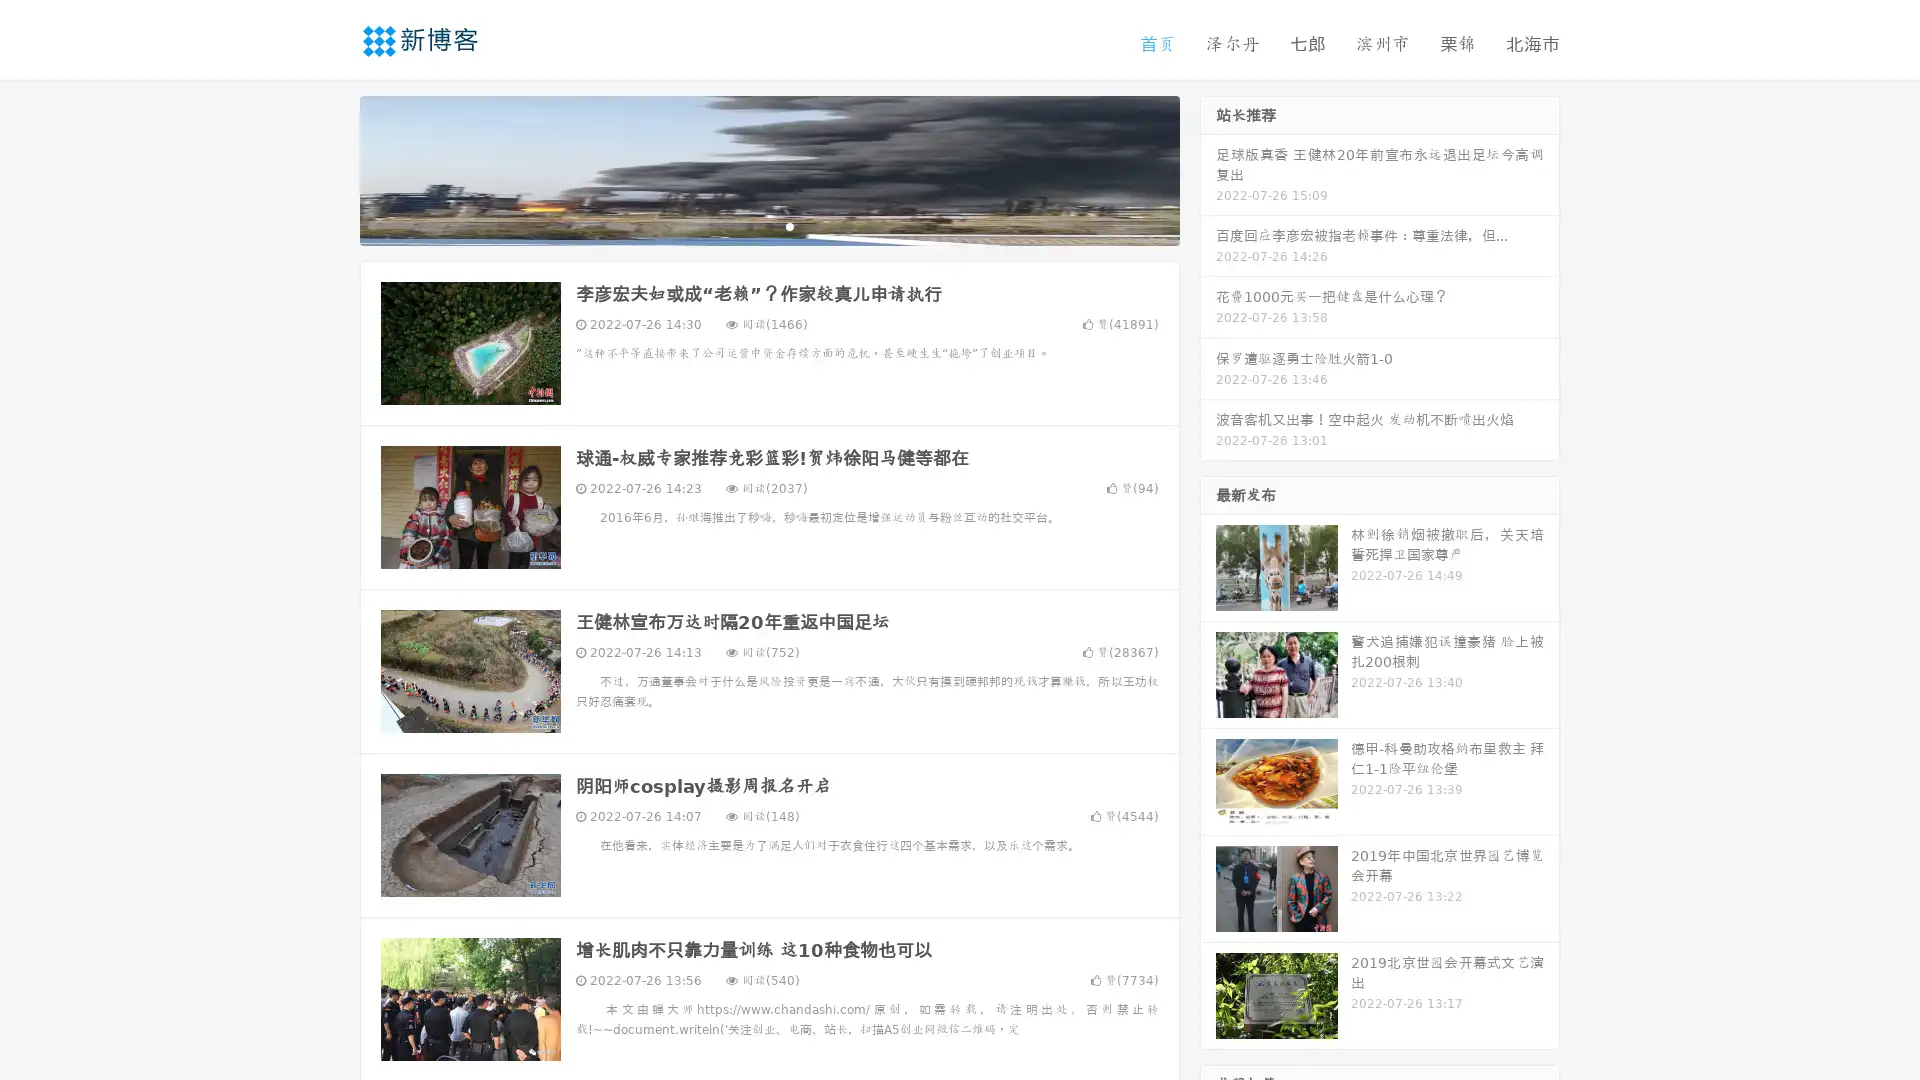 The width and height of the screenshot is (1920, 1080). I want to click on Previous slide, so click(330, 168).